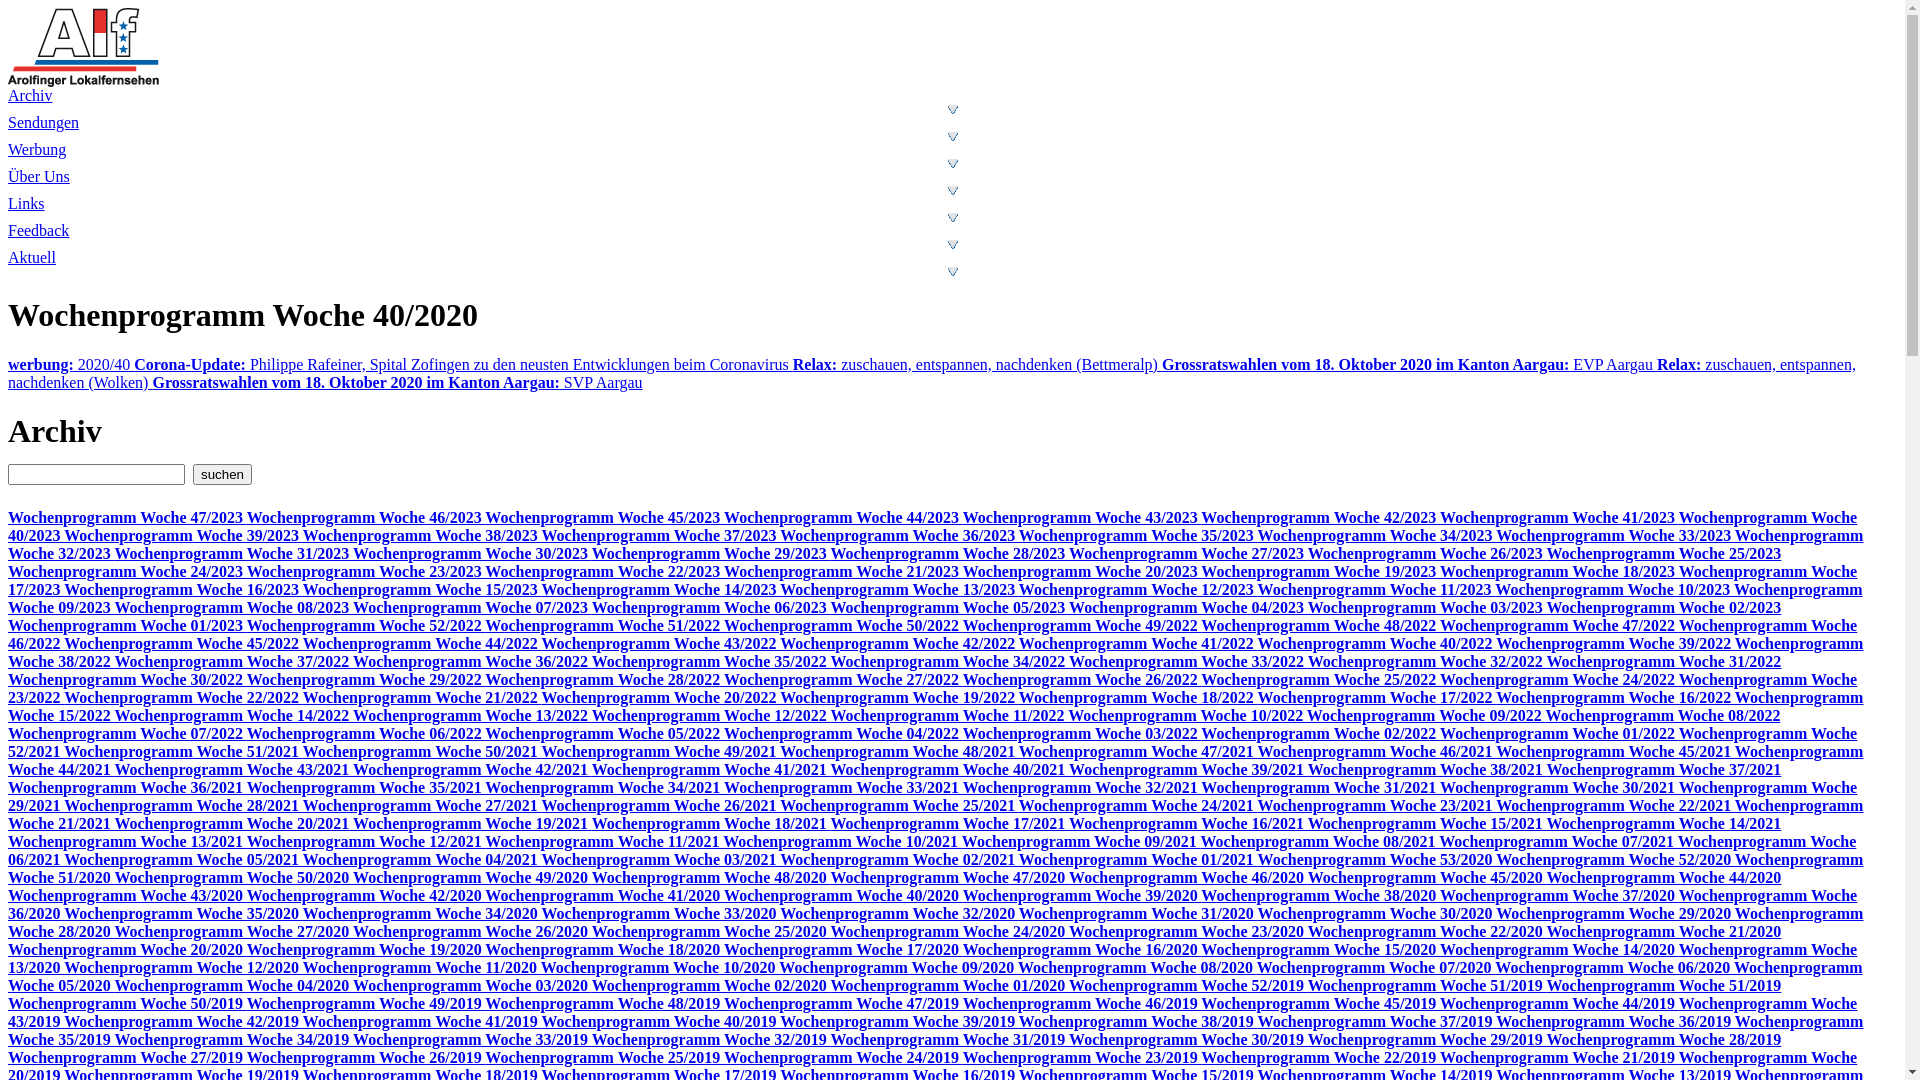 The width and height of the screenshot is (1920, 1080). Describe the element at coordinates (661, 534) in the screenshot. I see `'Wochenprogramm Woche 37/2023'` at that location.